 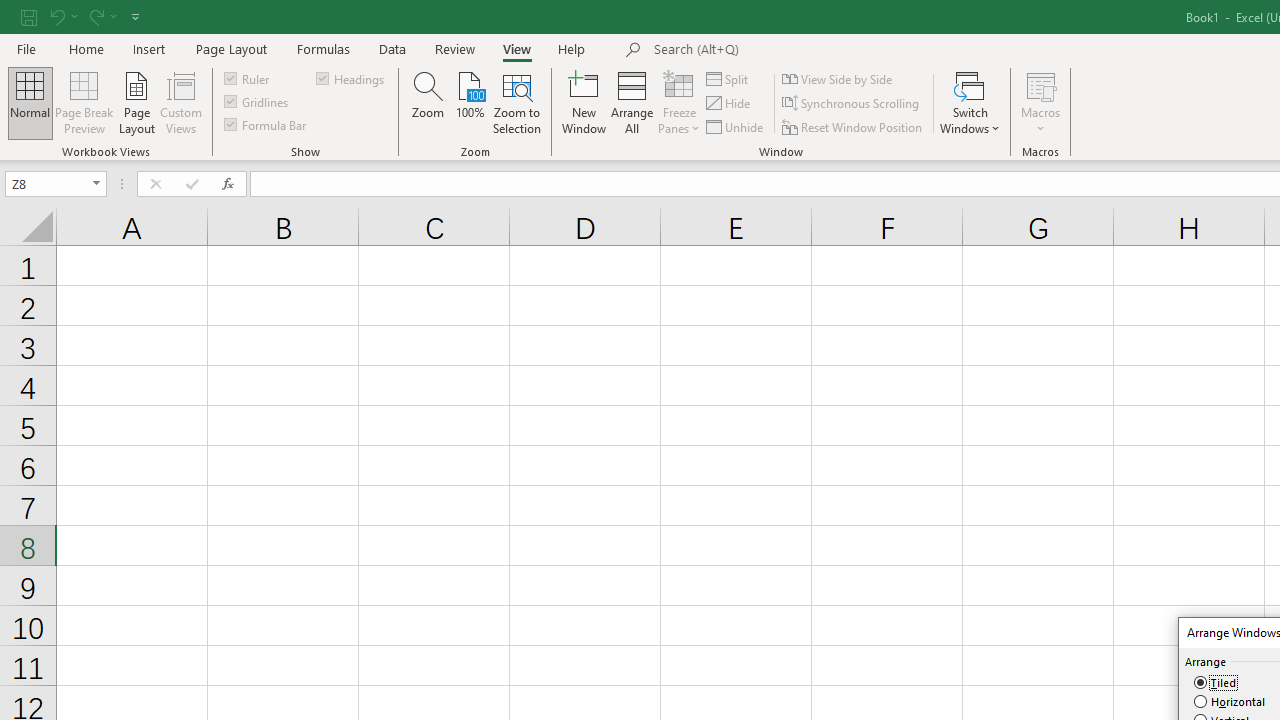 What do you see at coordinates (1040, 103) in the screenshot?
I see `'Macros'` at bounding box center [1040, 103].